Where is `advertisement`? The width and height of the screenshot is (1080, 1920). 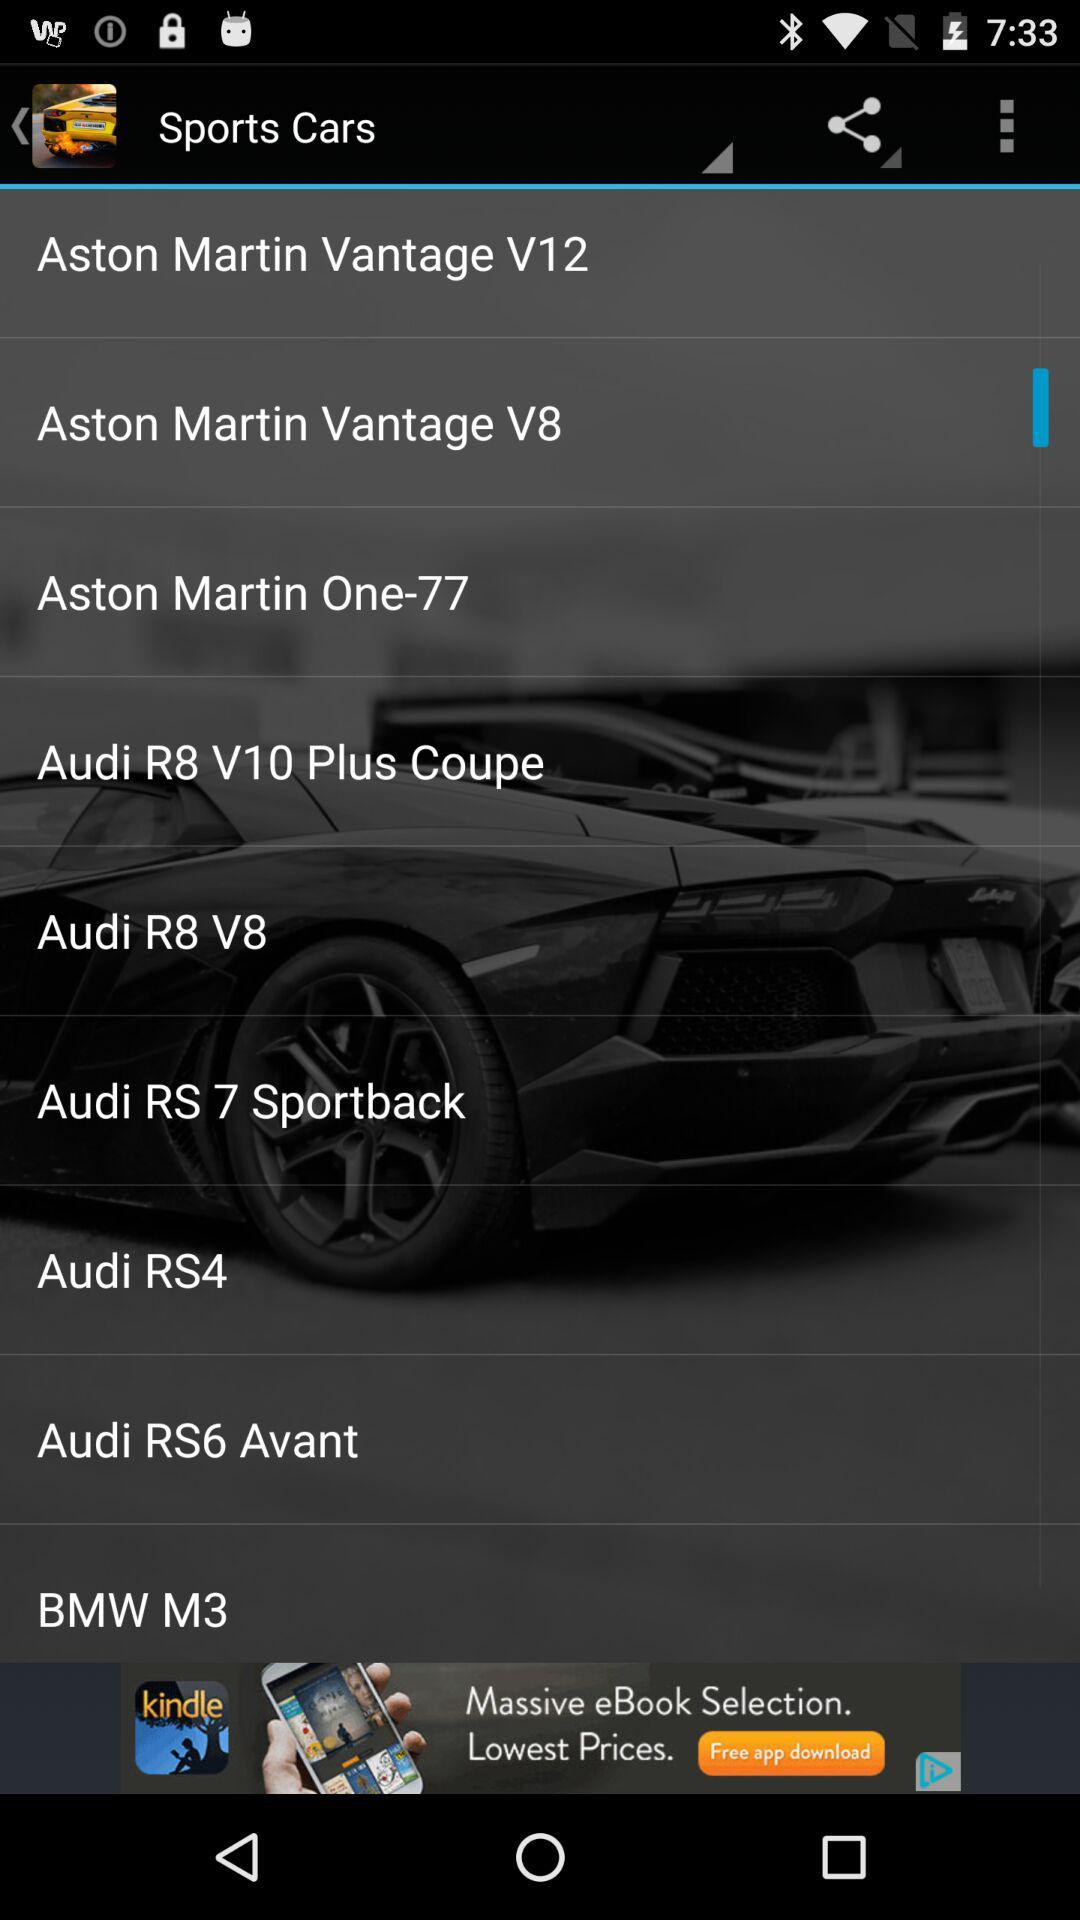
advertisement is located at coordinates (540, 1727).